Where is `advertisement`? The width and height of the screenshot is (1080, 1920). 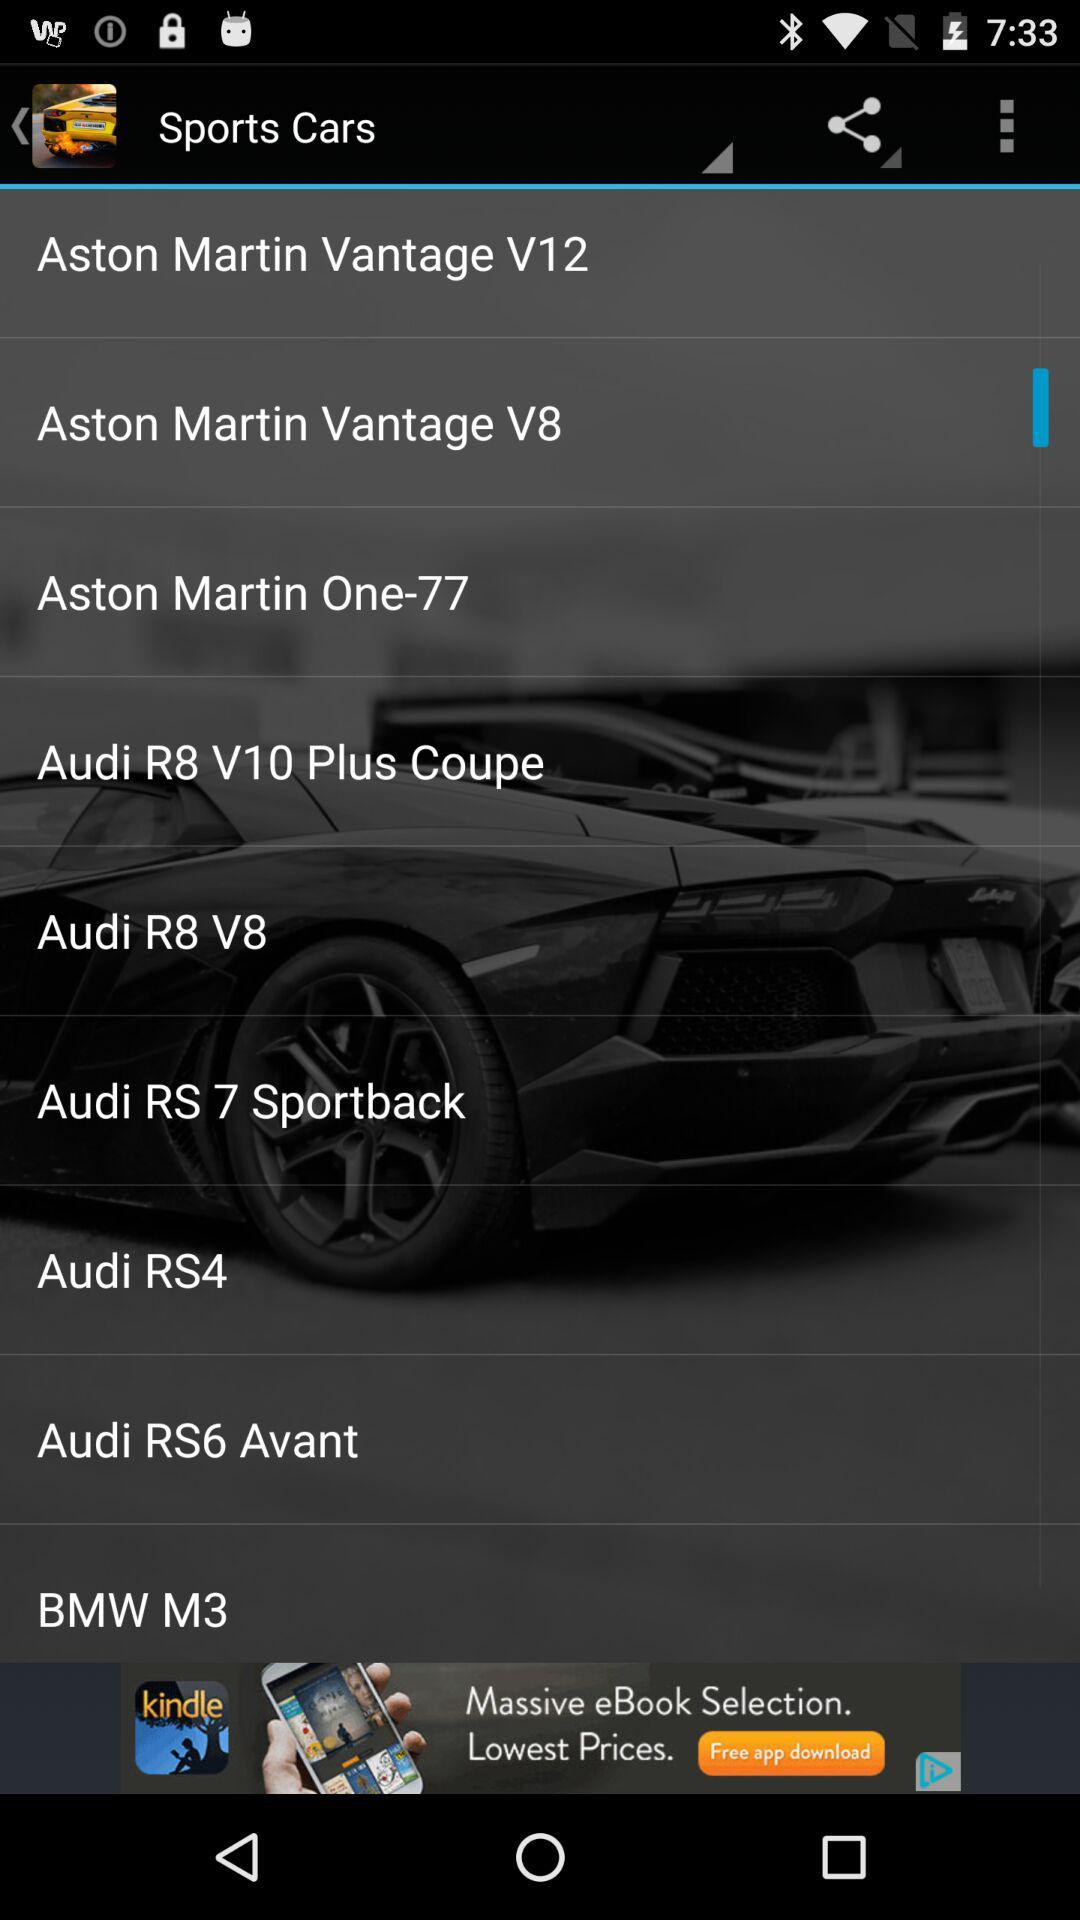
advertisement is located at coordinates (540, 1727).